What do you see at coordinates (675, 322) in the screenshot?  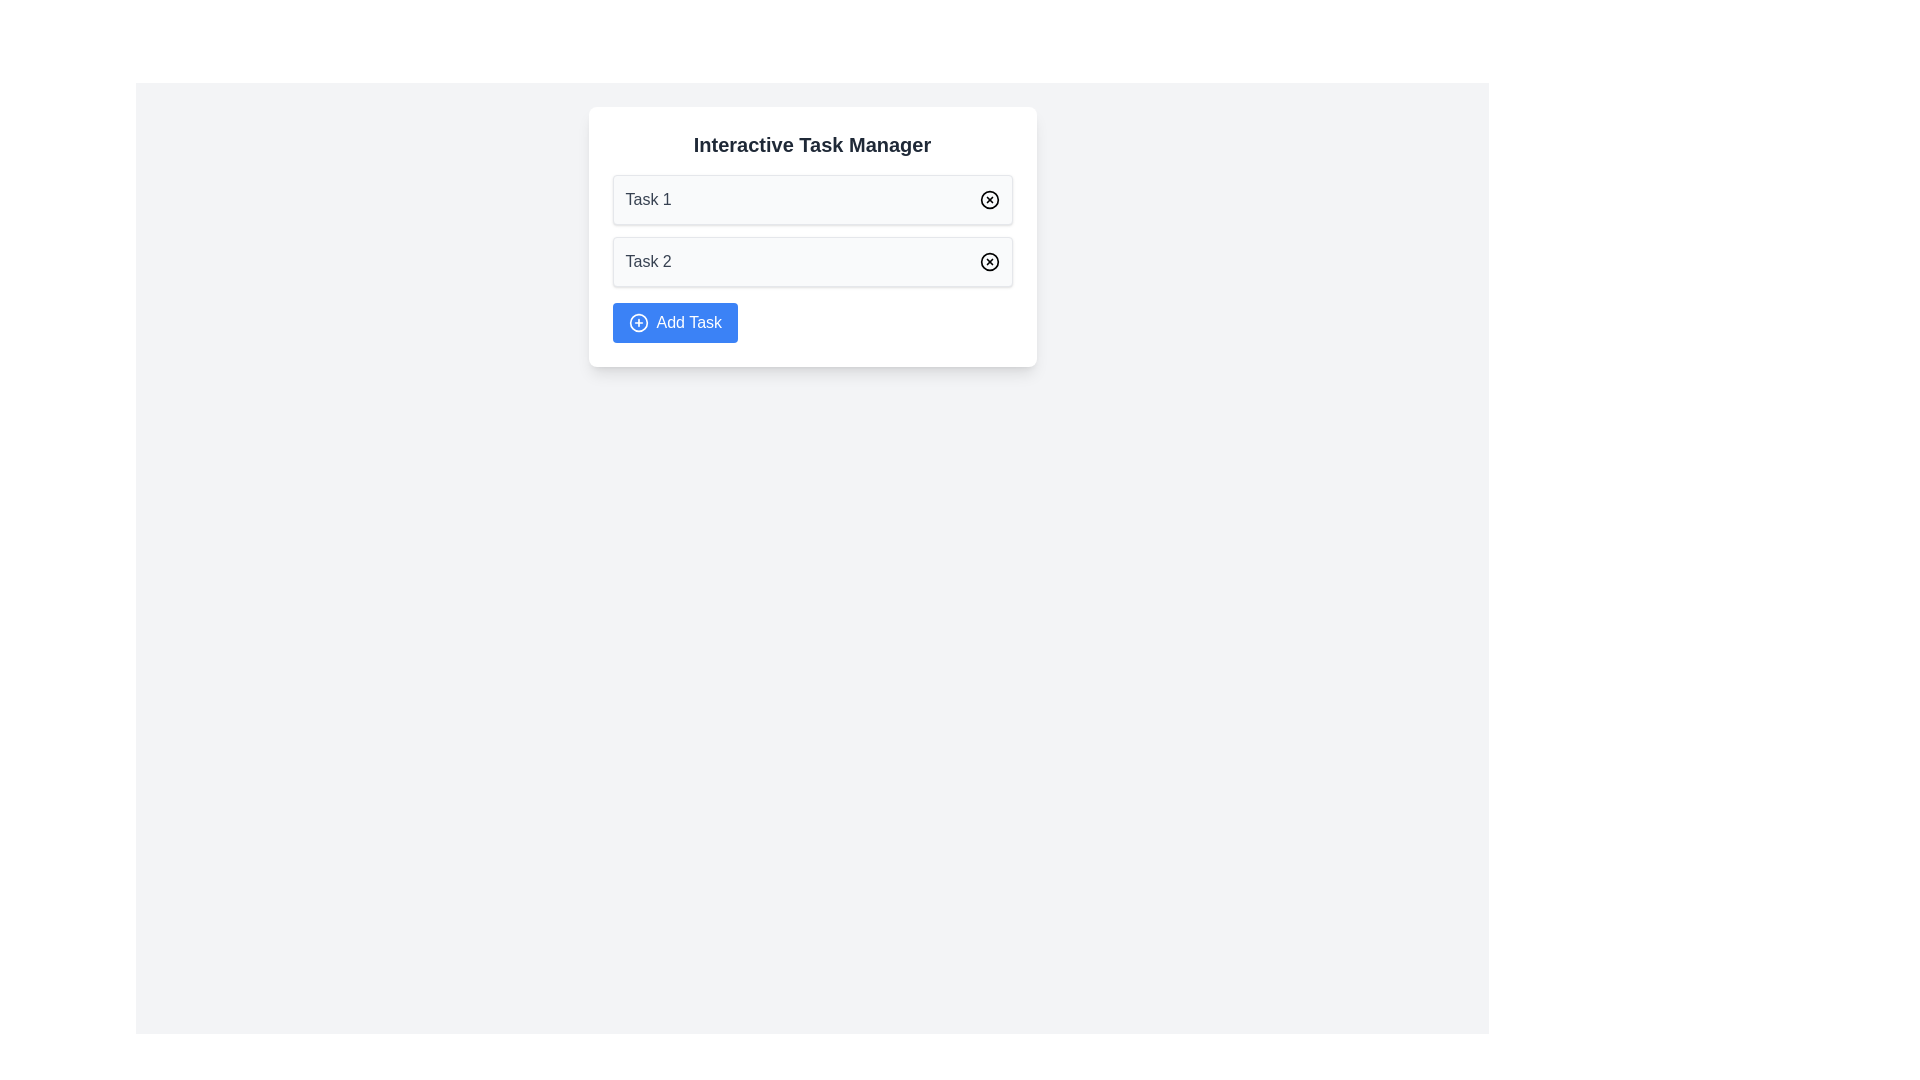 I see `the button located at the bottom of the 'Interactive Task Manager' card` at bounding box center [675, 322].